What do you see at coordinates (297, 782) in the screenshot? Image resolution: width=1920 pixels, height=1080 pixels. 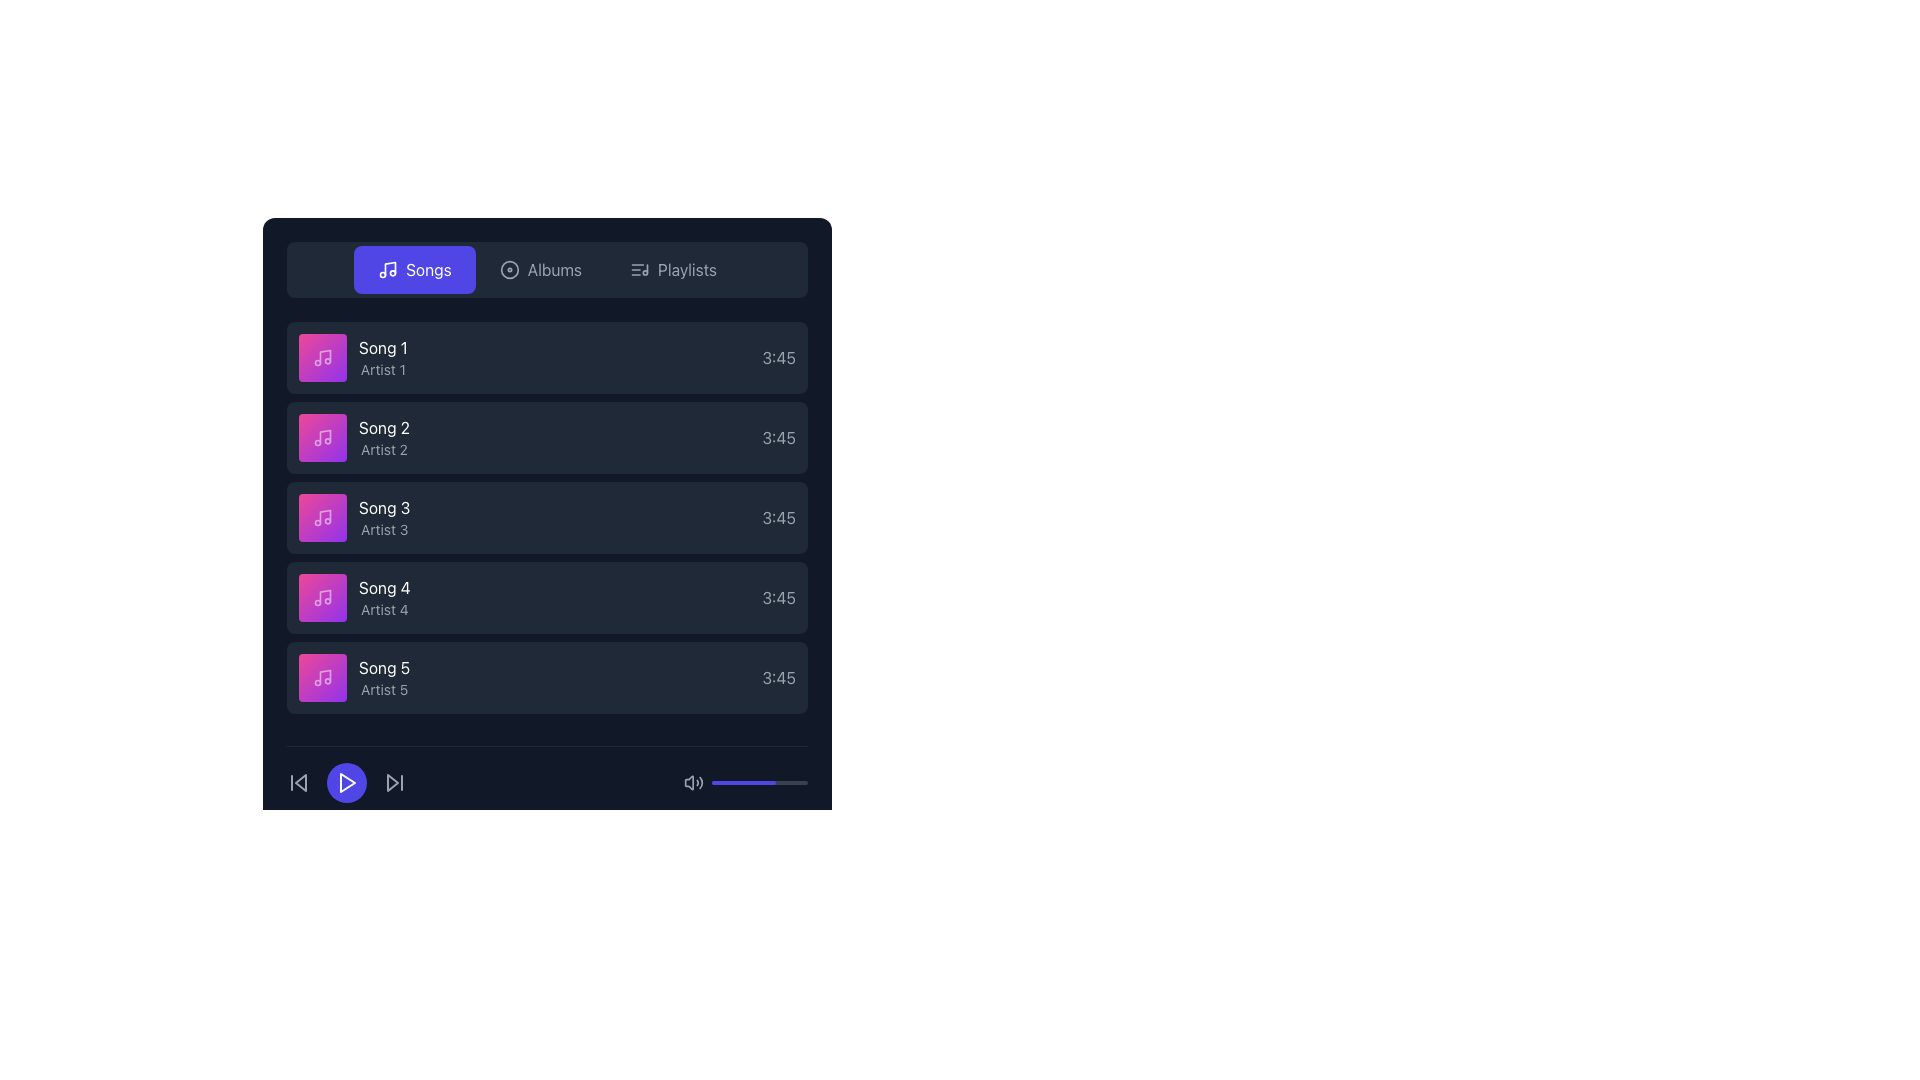 I see `the small left-facing arrow button in the bottom-left corner of the playback controls to change its color from gray to white` at bounding box center [297, 782].